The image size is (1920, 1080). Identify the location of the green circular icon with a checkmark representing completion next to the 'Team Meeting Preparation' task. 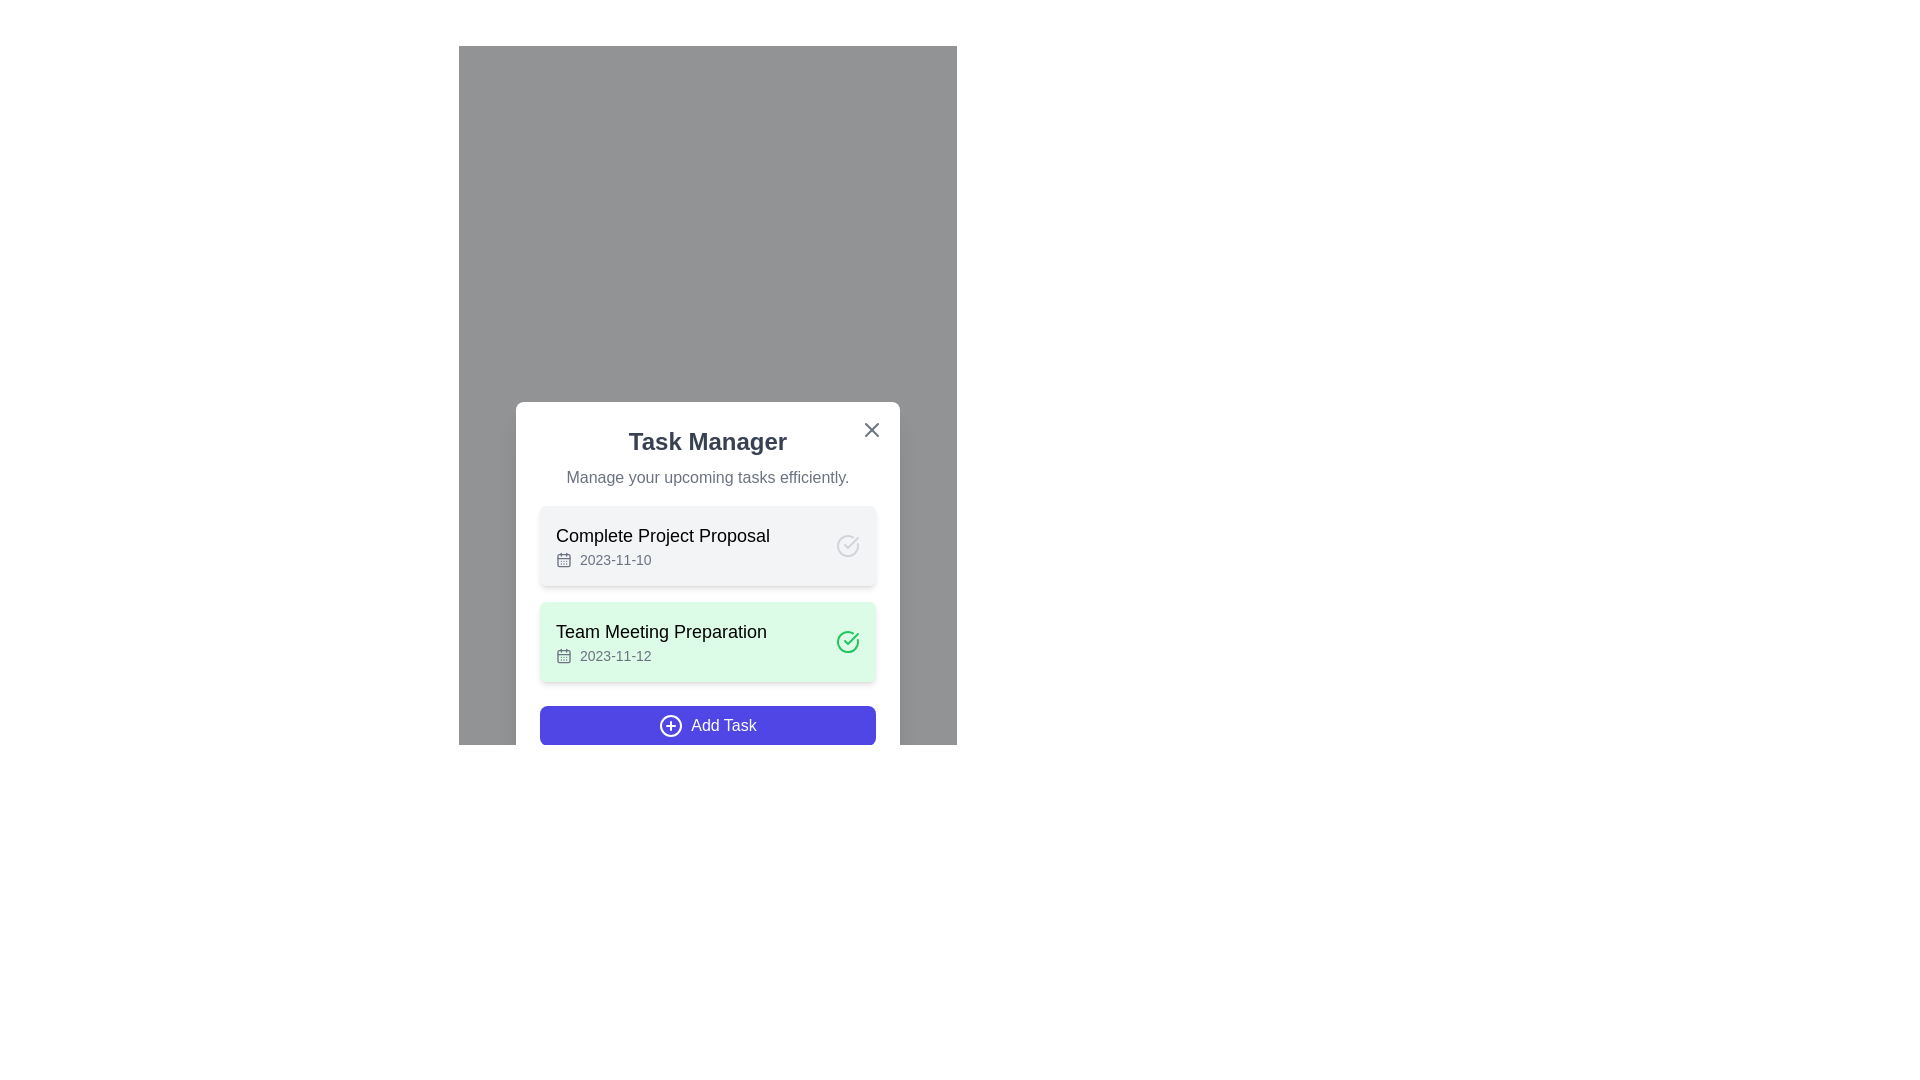
(848, 641).